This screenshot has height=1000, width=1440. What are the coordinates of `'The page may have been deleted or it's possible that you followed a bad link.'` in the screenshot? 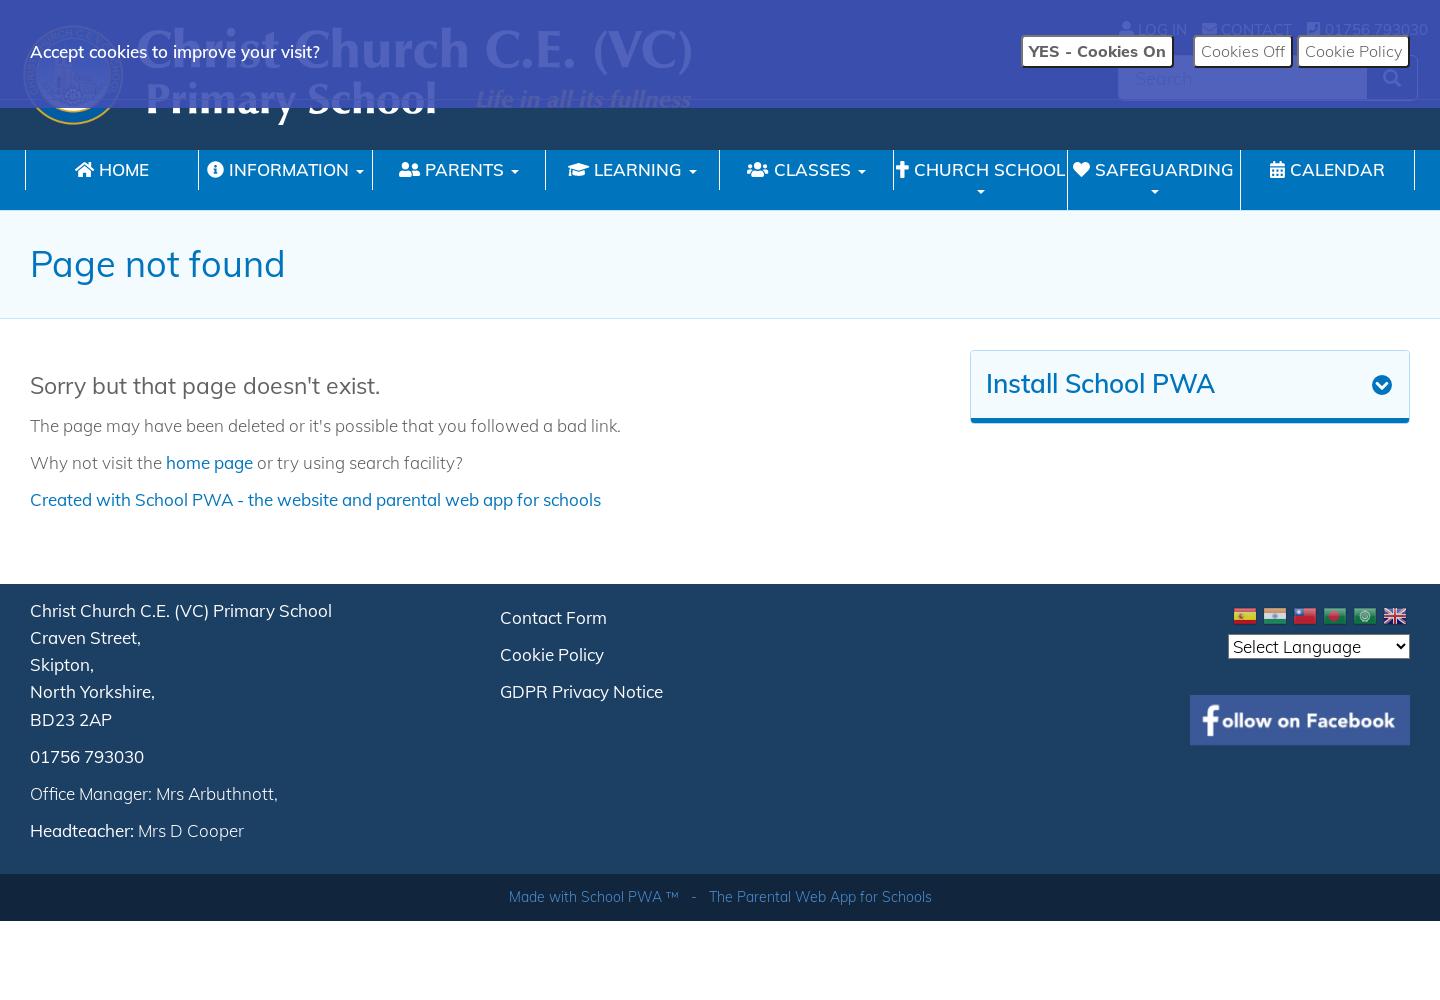 It's located at (325, 424).